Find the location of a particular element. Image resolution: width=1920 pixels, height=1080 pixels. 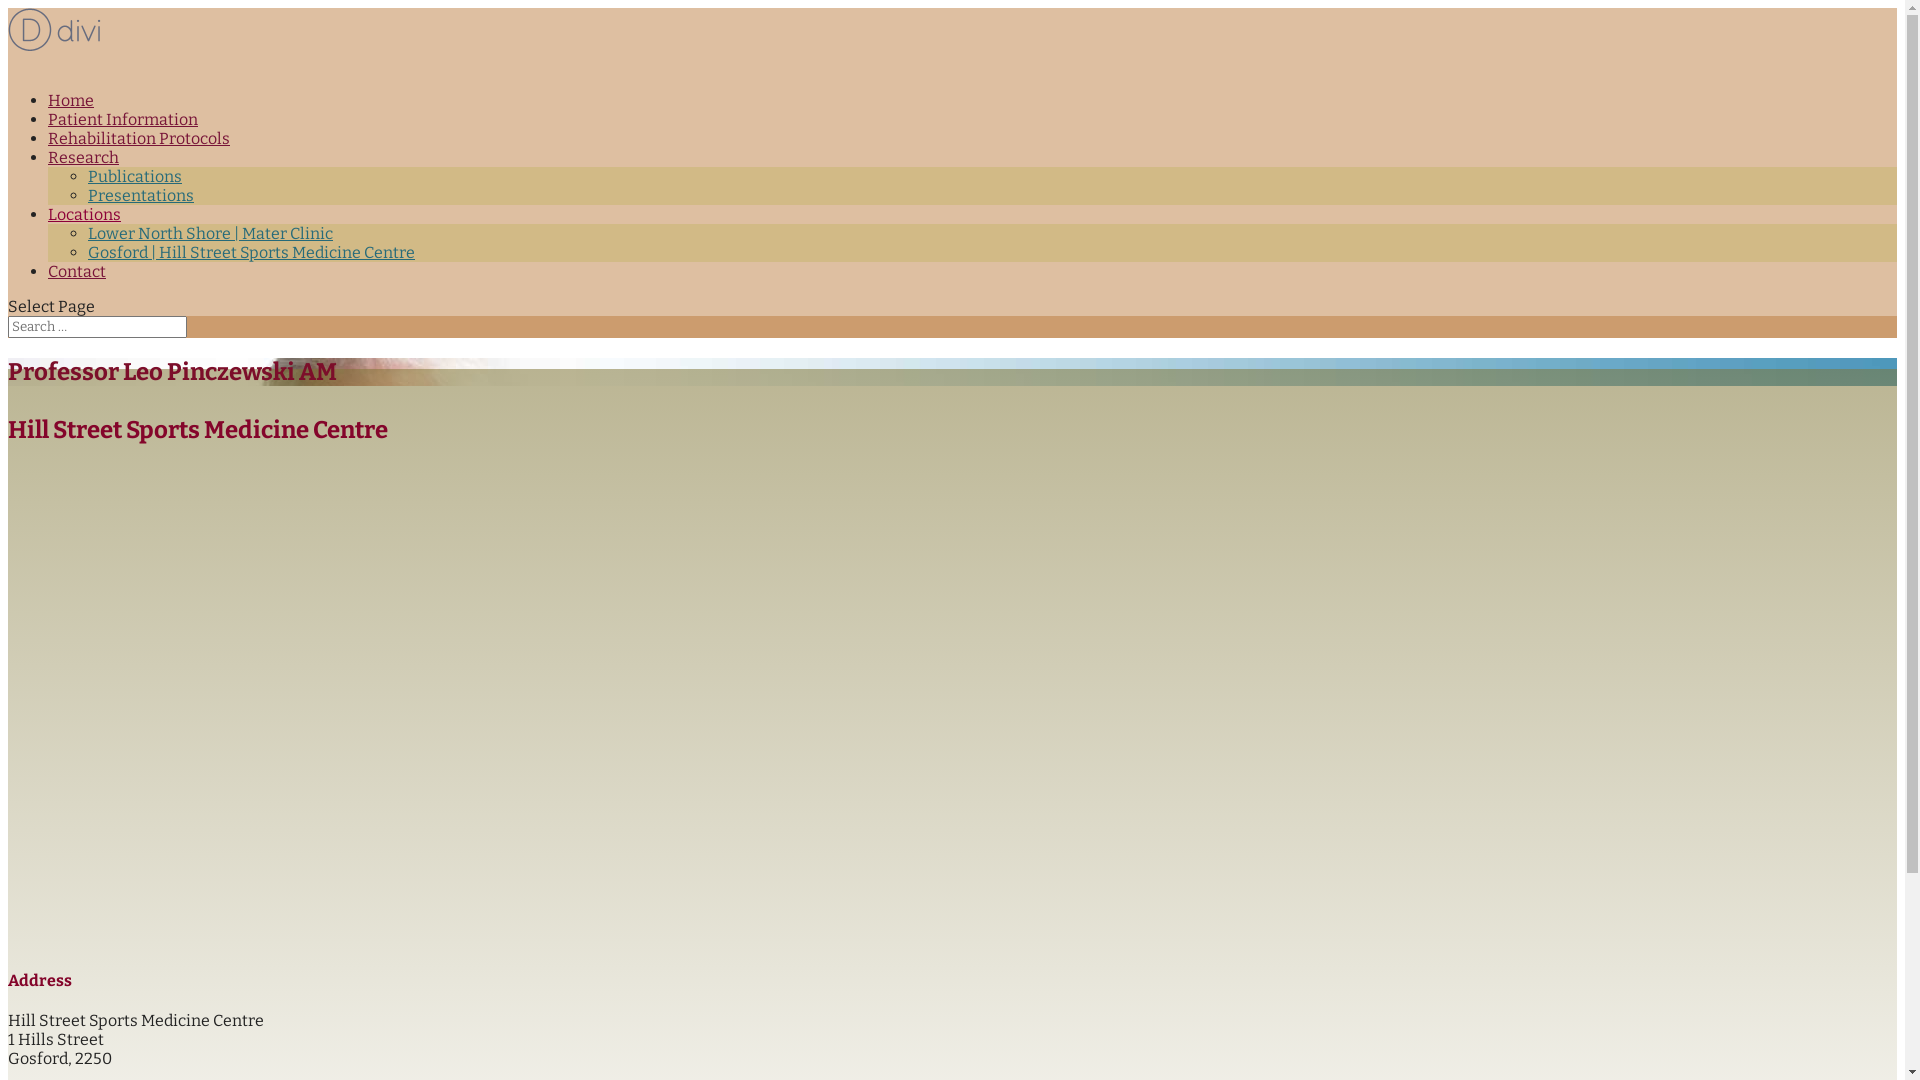

'Presentations' is located at coordinates (86, 195).